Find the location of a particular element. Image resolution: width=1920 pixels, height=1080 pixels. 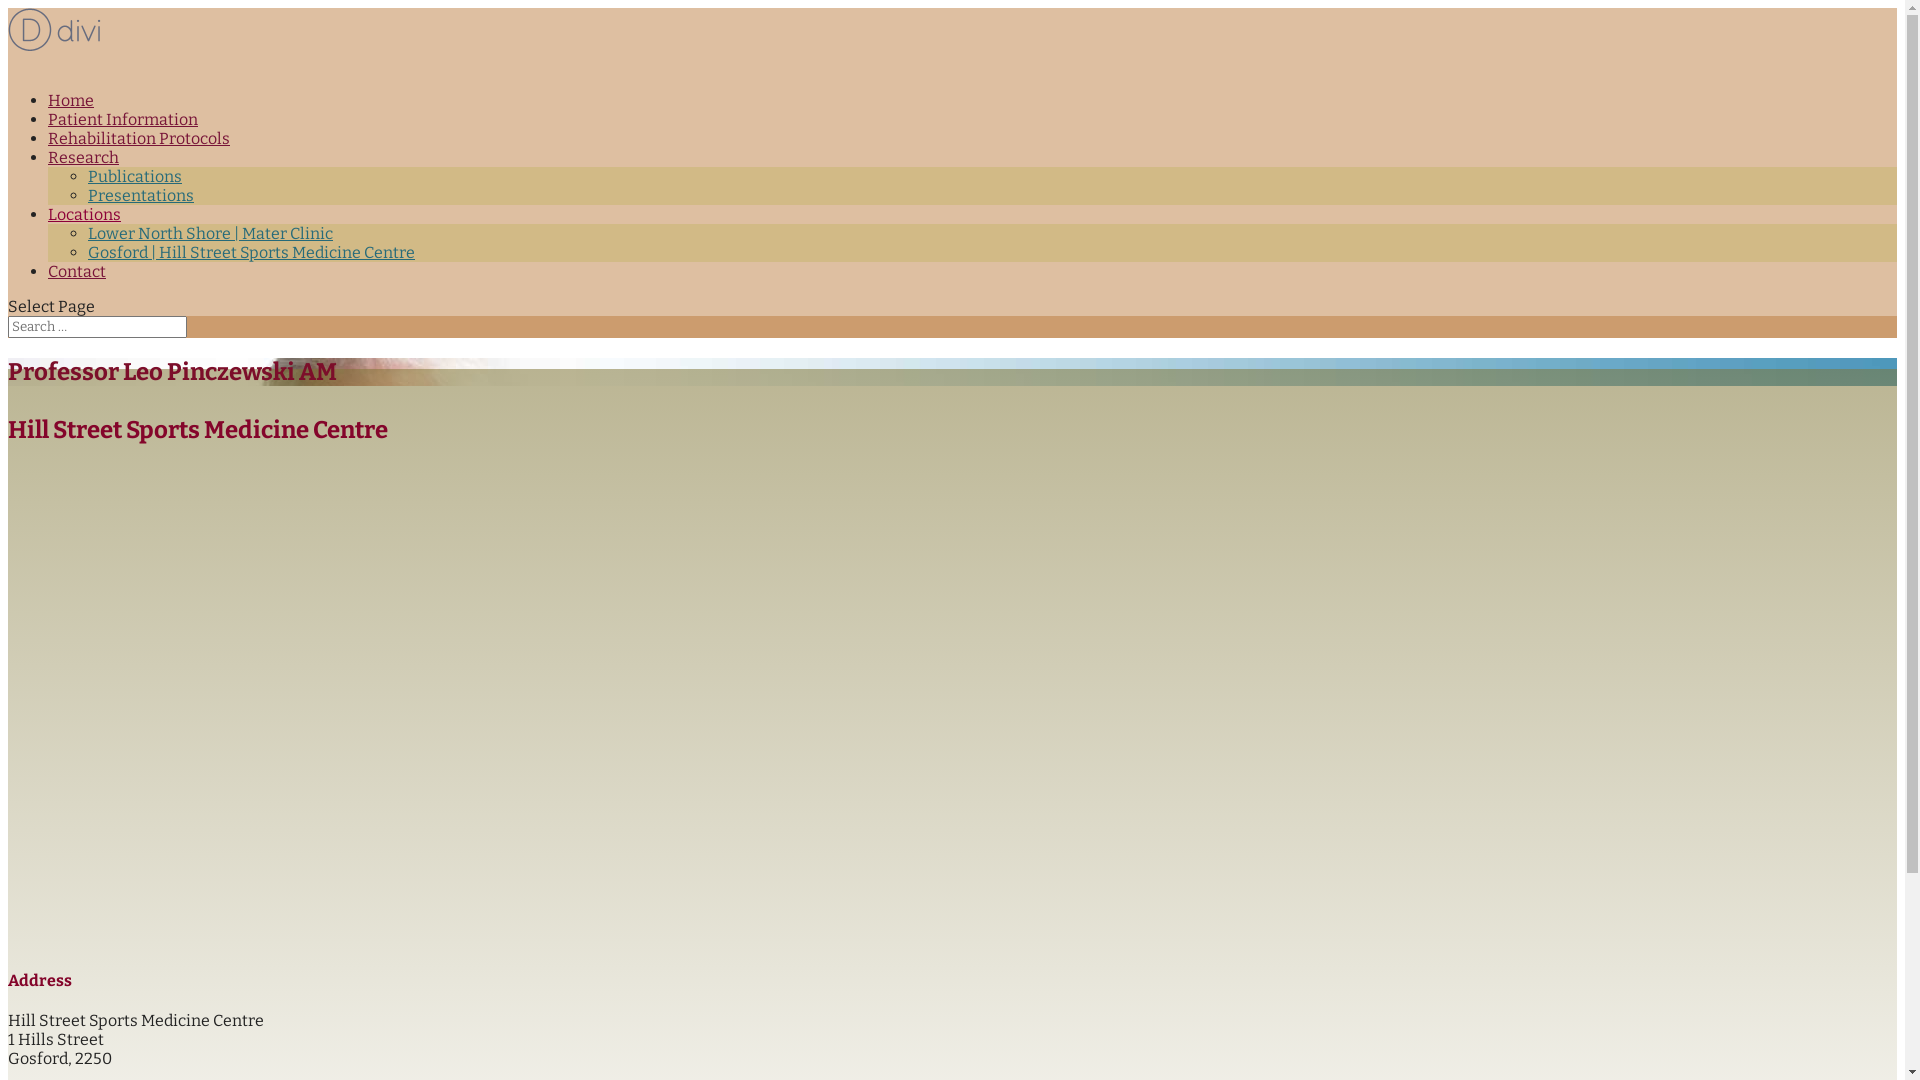

'Presentations' is located at coordinates (86, 195).